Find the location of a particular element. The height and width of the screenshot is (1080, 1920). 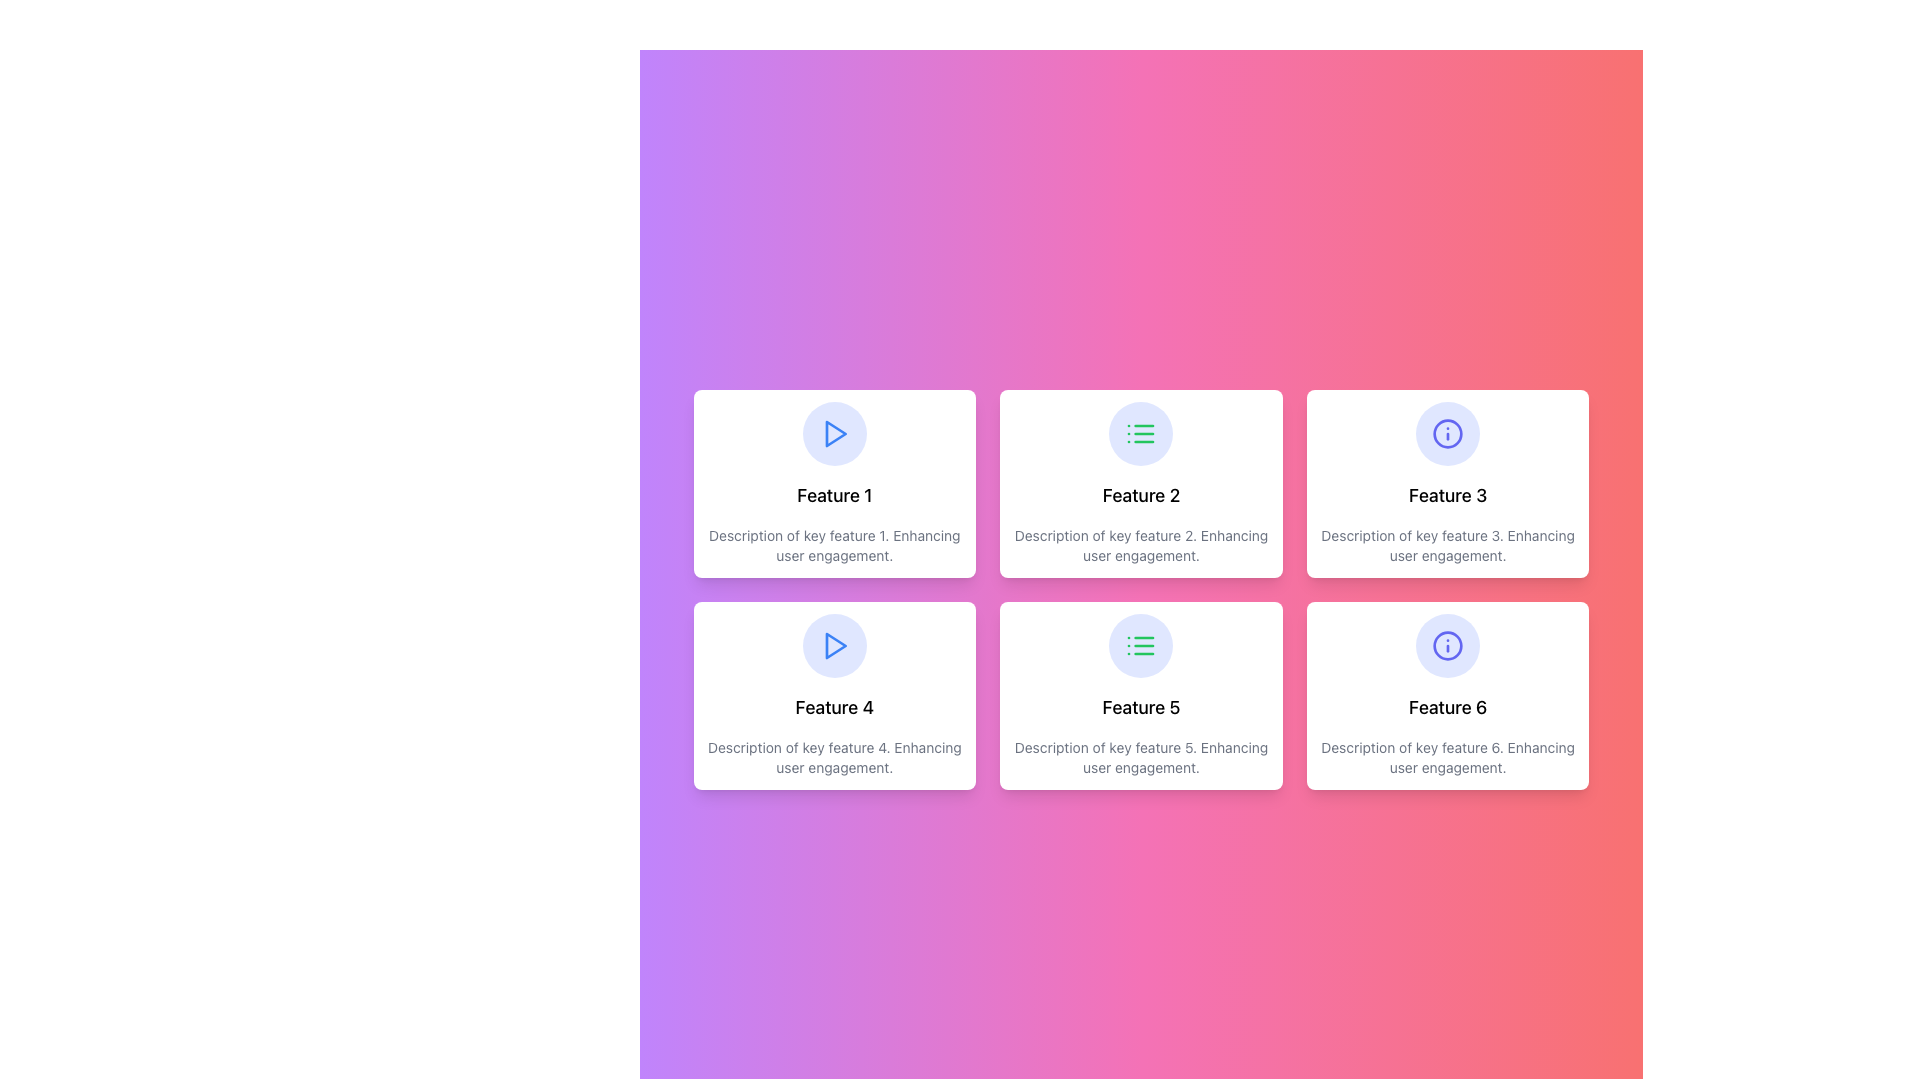

the text that reads 'Description of key feature 1. Enhancing user engagement.' which is styled in gray and located within the 'Feature 1' card is located at coordinates (834, 546).